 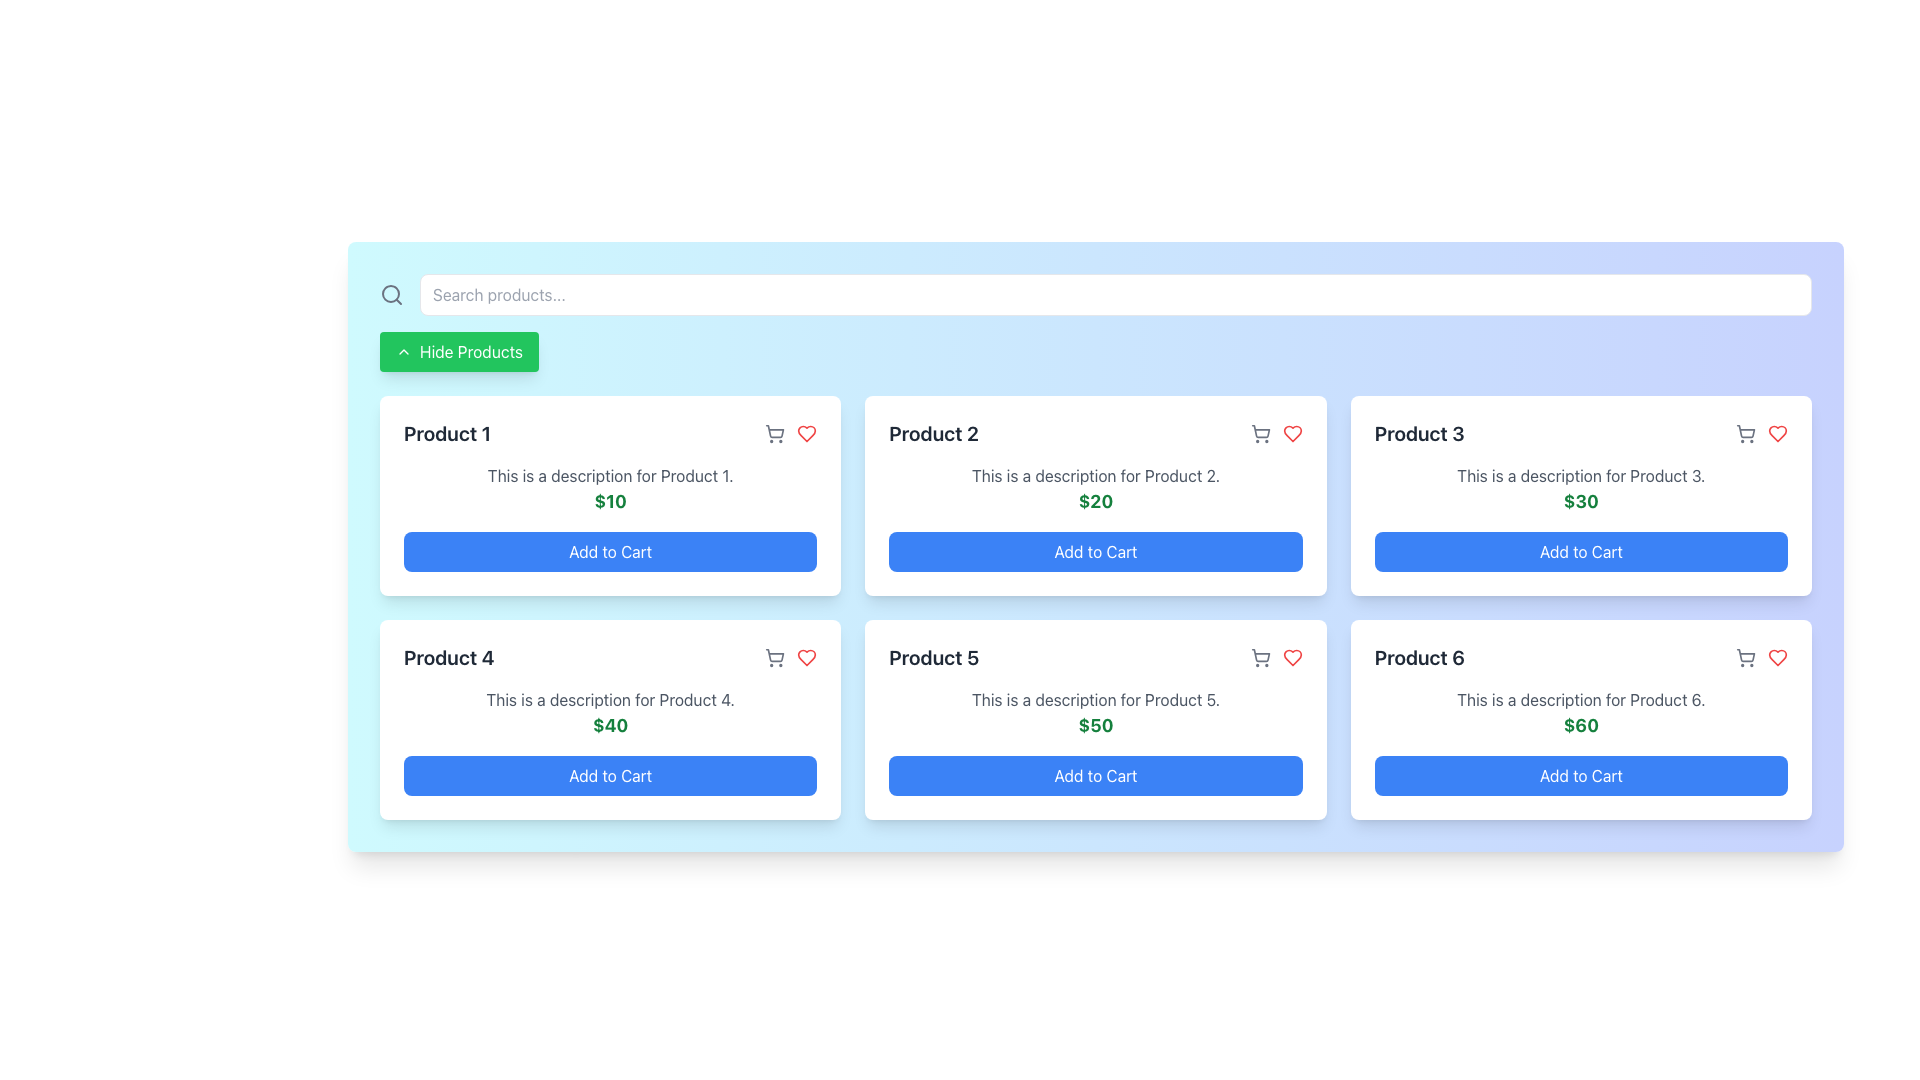 What do you see at coordinates (446, 433) in the screenshot?
I see `the static text label that displays 'Product 1', which is styled with an extra-large bold font in dark gray, located in the top-left section of the first product card` at bounding box center [446, 433].